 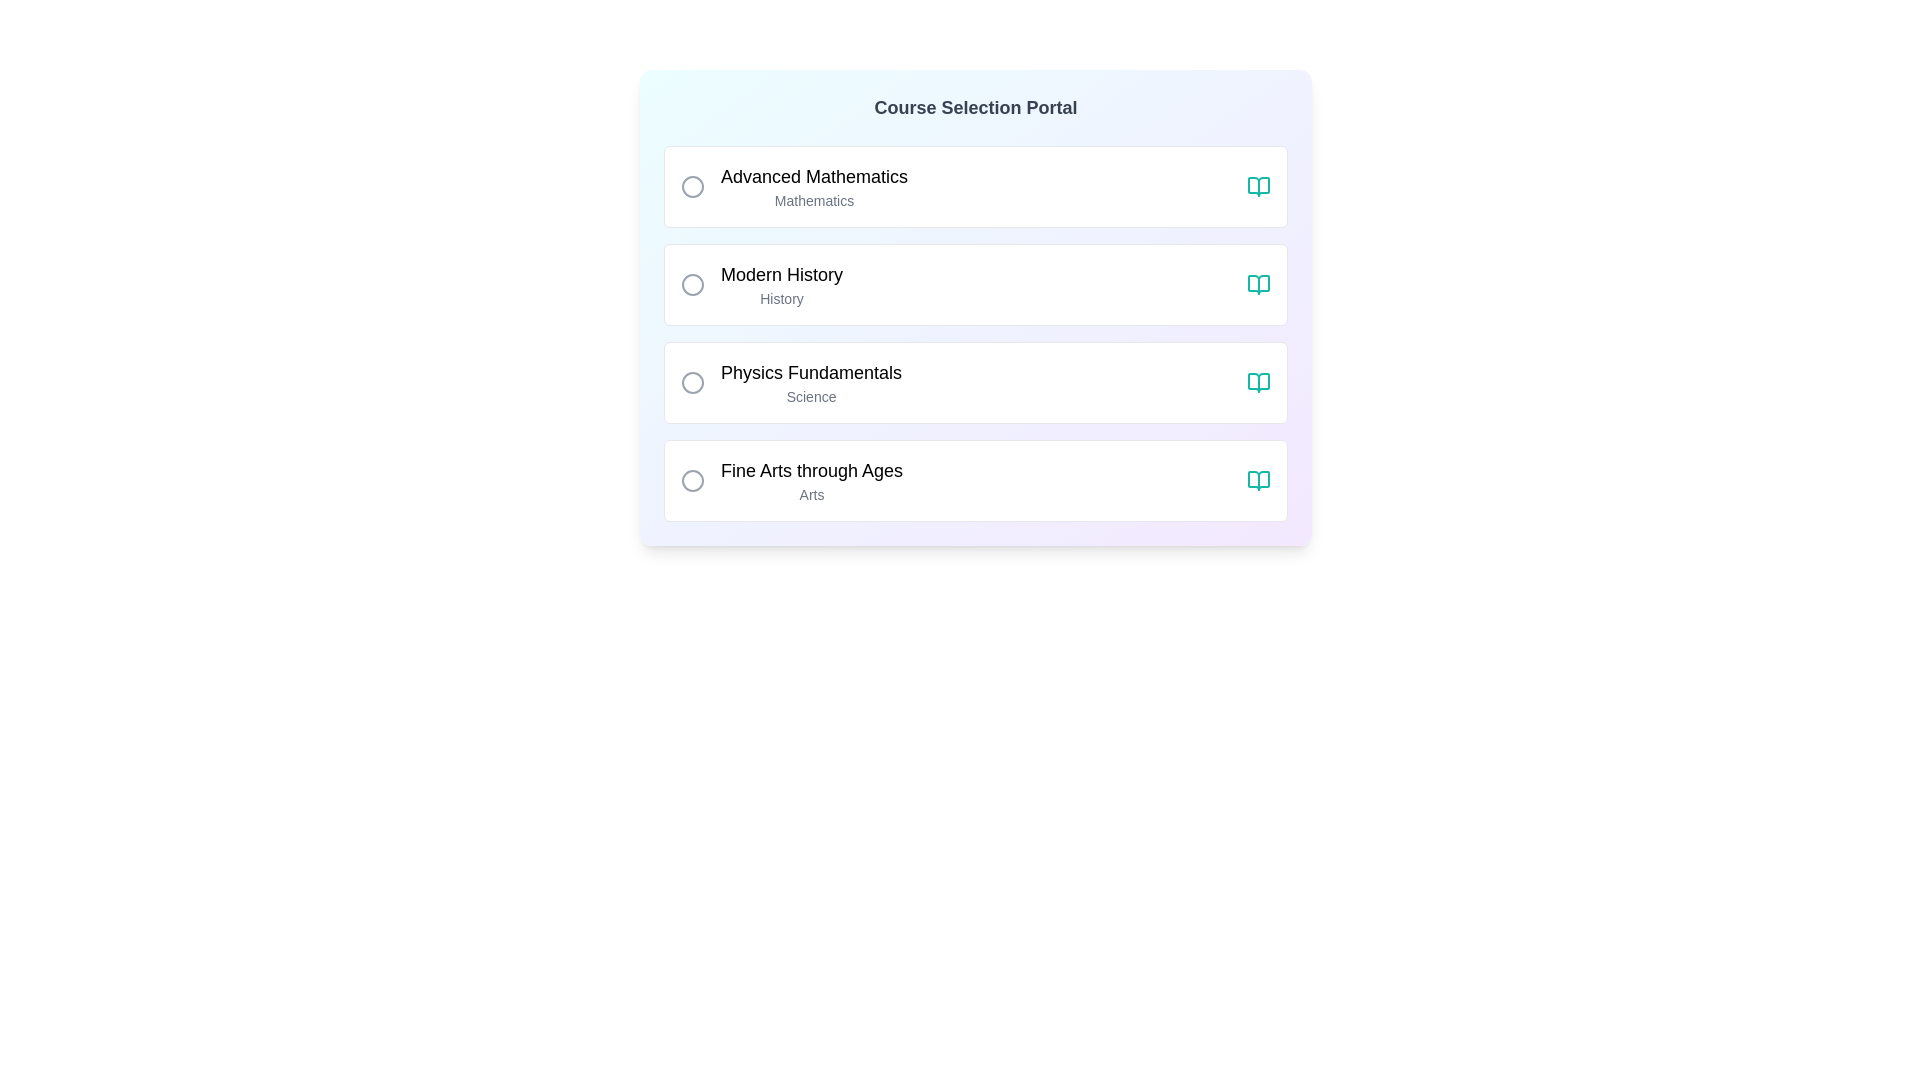 I want to click on the 'Fine Arts through Ages' course text label in the Course Selection Portal list, so click(x=811, y=481).